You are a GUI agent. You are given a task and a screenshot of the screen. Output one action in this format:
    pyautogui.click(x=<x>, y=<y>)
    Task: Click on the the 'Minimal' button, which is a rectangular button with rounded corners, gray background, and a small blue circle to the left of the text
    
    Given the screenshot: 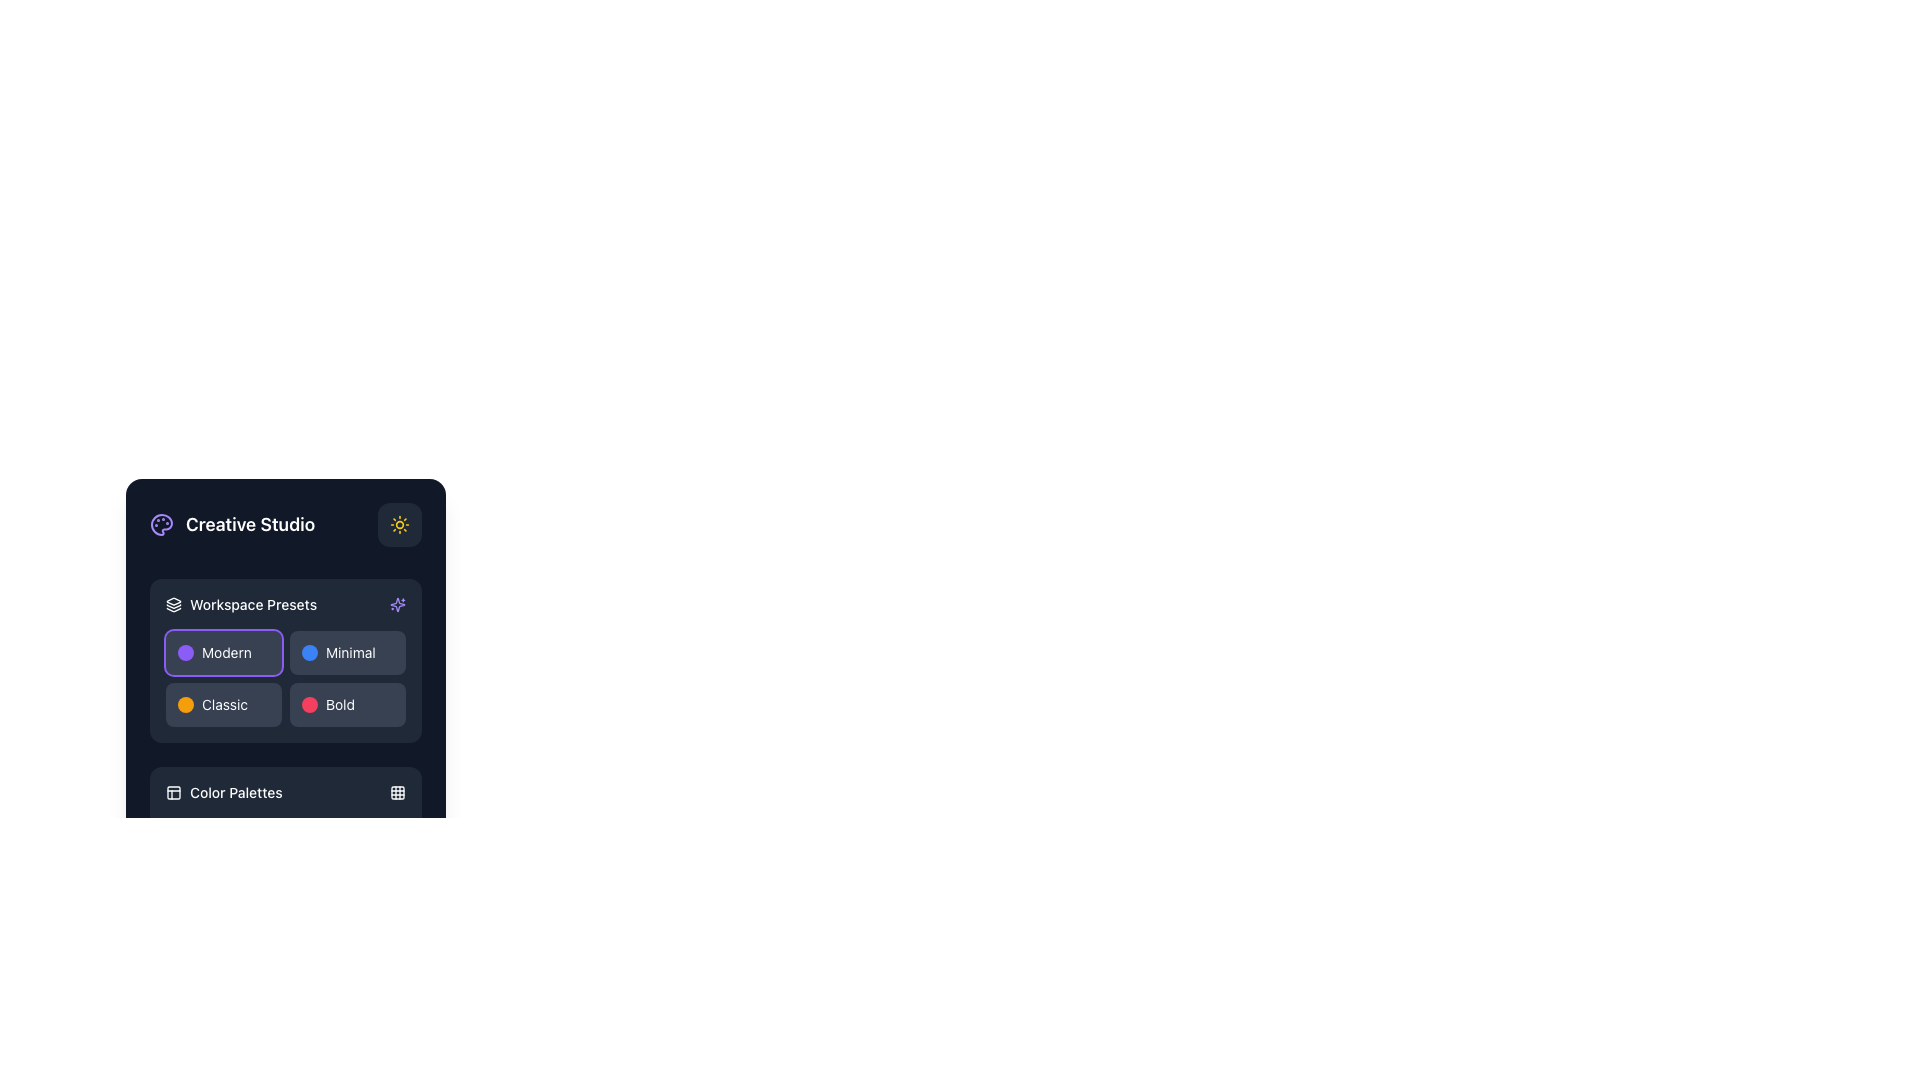 What is the action you would take?
    pyautogui.click(x=347, y=652)
    